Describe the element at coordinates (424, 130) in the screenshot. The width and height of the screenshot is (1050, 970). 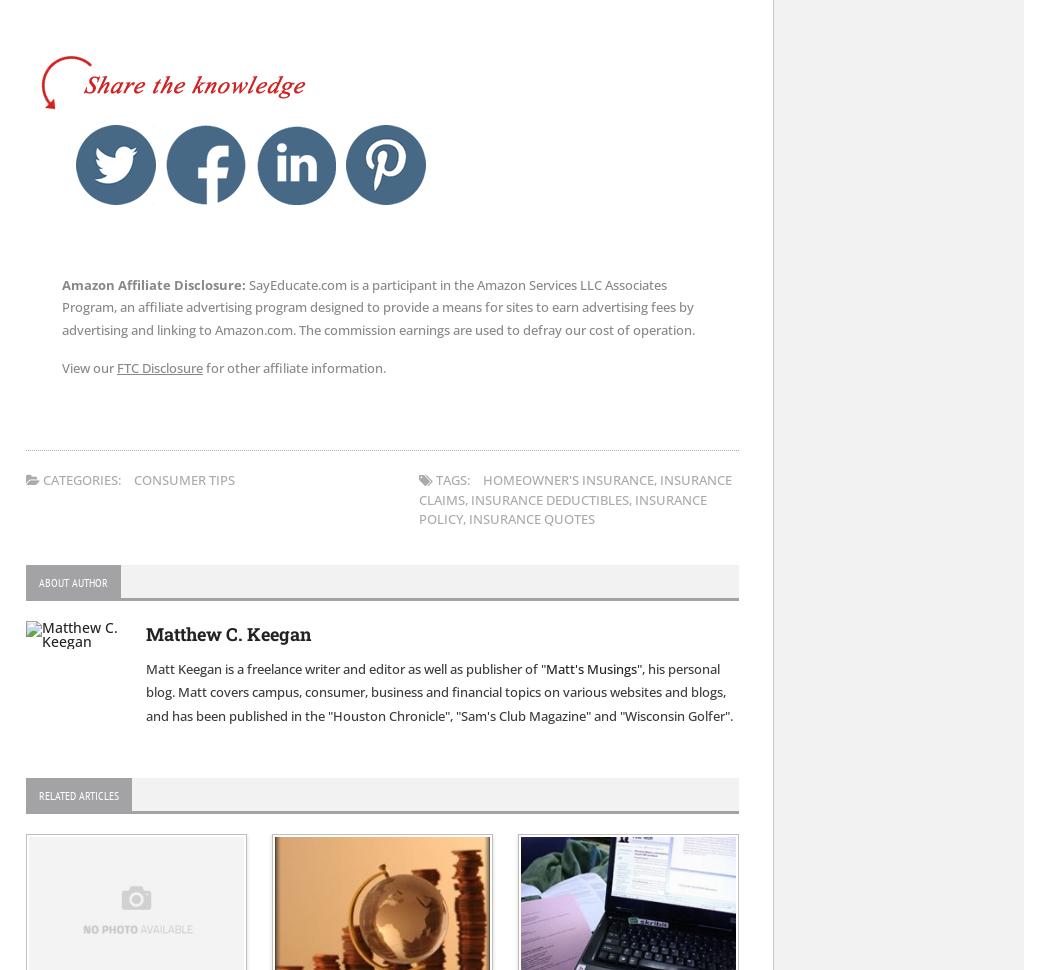
I see `'pinterest'` at that location.